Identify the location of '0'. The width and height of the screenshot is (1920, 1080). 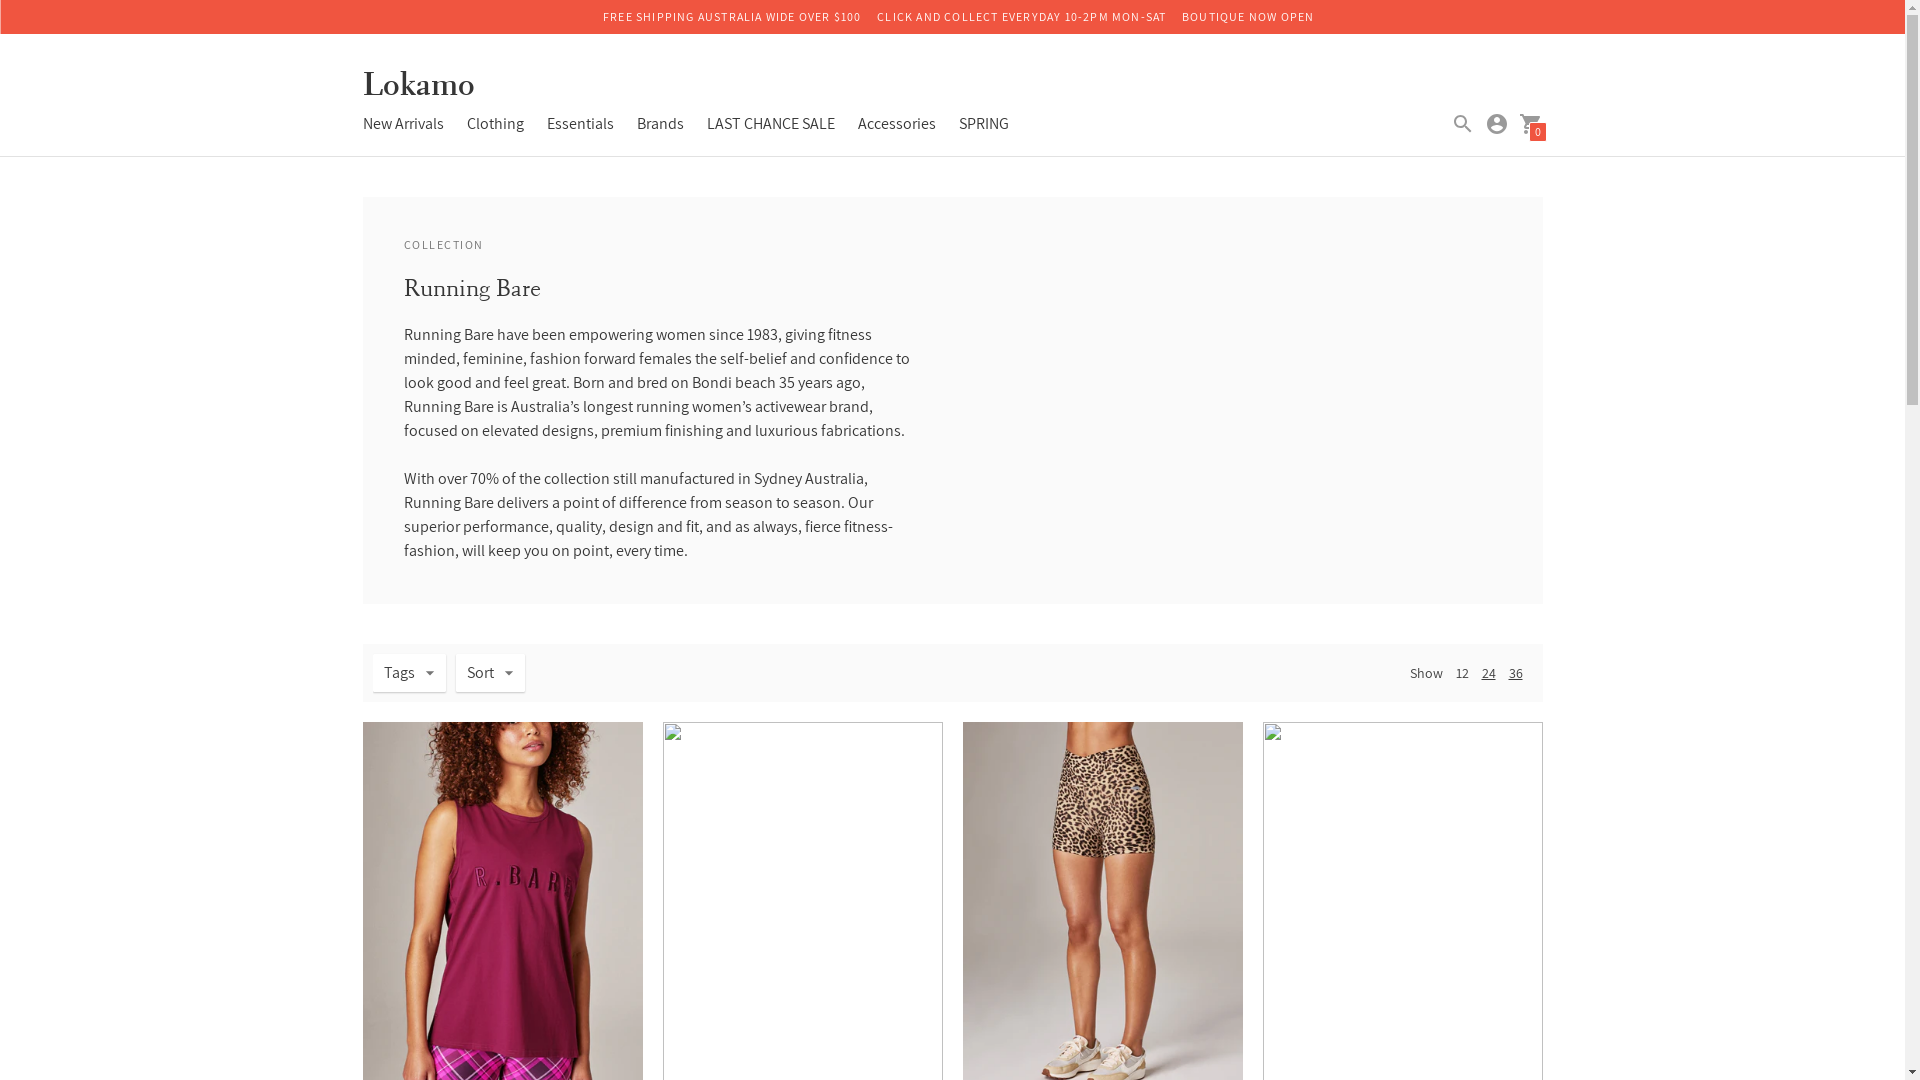
(1529, 122).